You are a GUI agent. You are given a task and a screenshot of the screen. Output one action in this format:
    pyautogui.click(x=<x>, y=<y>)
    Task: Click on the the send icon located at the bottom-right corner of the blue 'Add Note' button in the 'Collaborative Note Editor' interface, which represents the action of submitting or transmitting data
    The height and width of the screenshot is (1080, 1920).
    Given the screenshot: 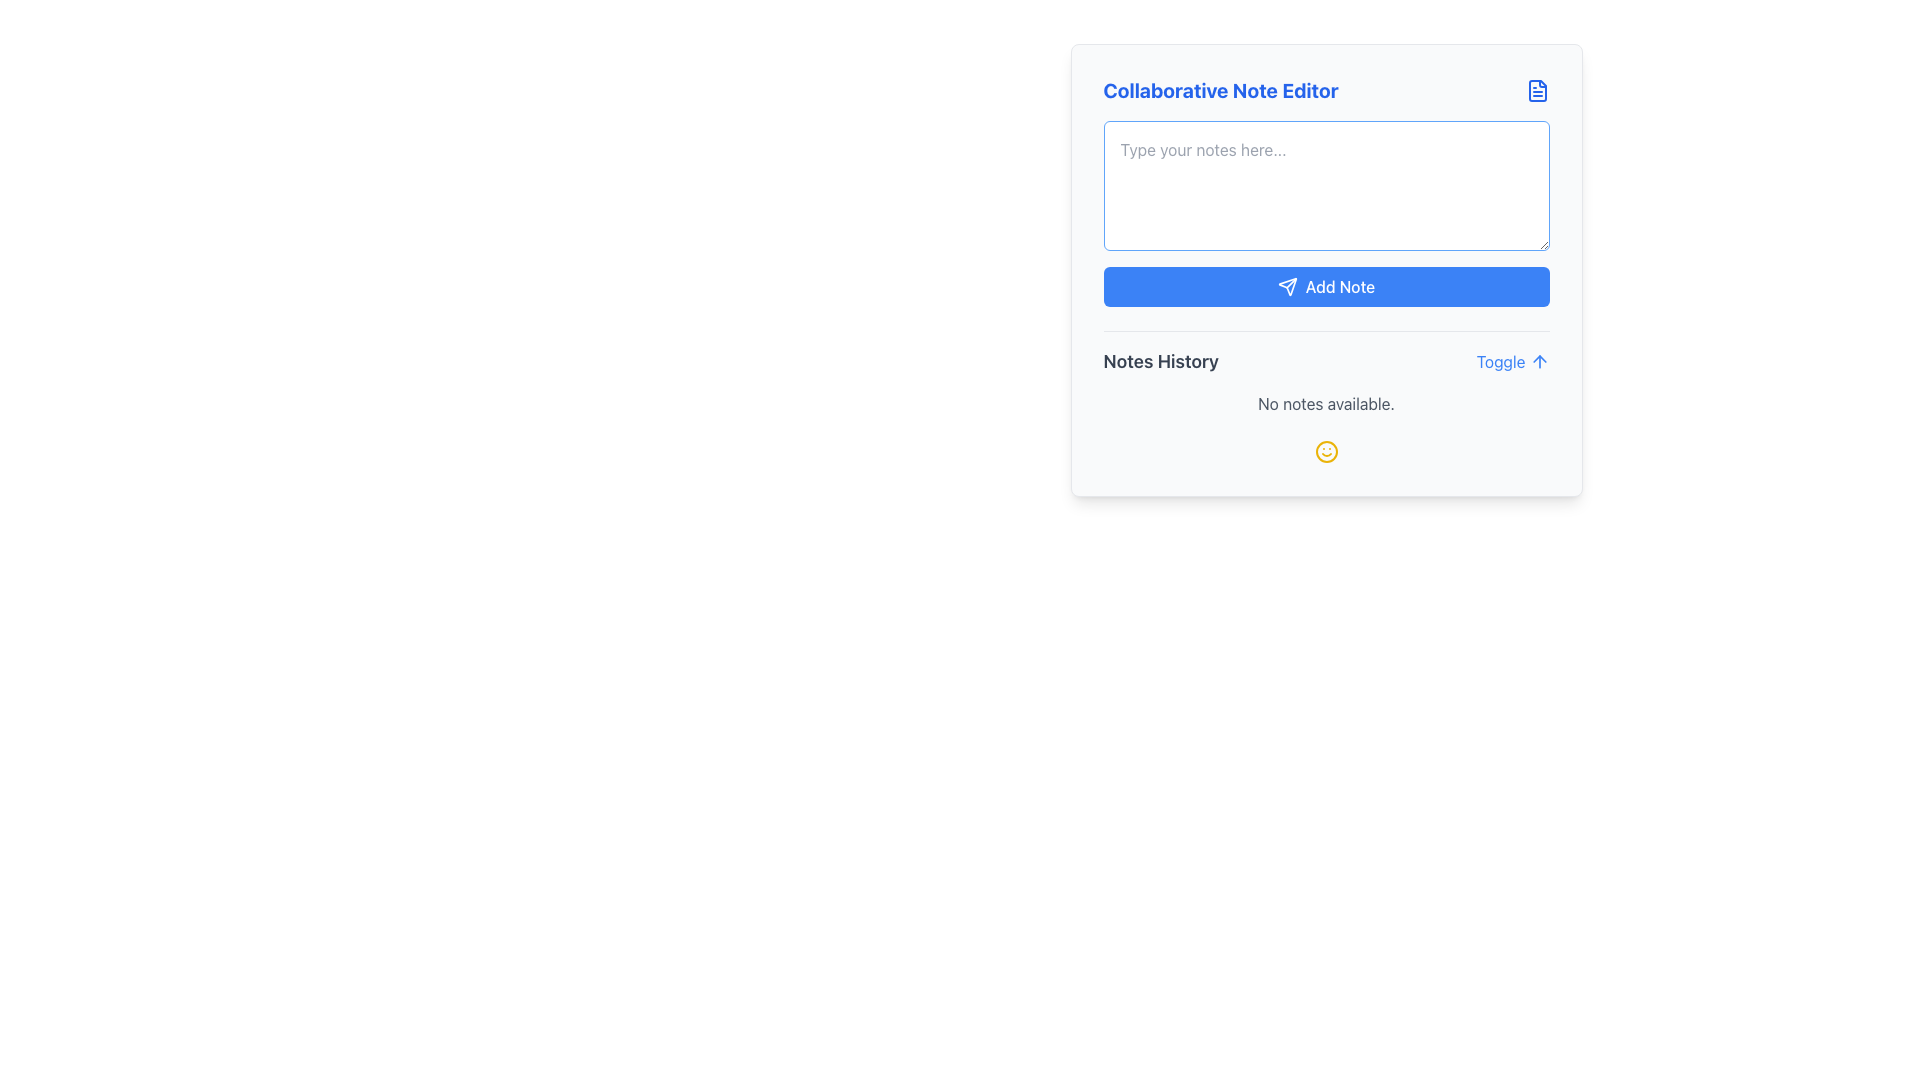 What is the action you would take?
    pyautogui.click(x=1287, y=286)
    